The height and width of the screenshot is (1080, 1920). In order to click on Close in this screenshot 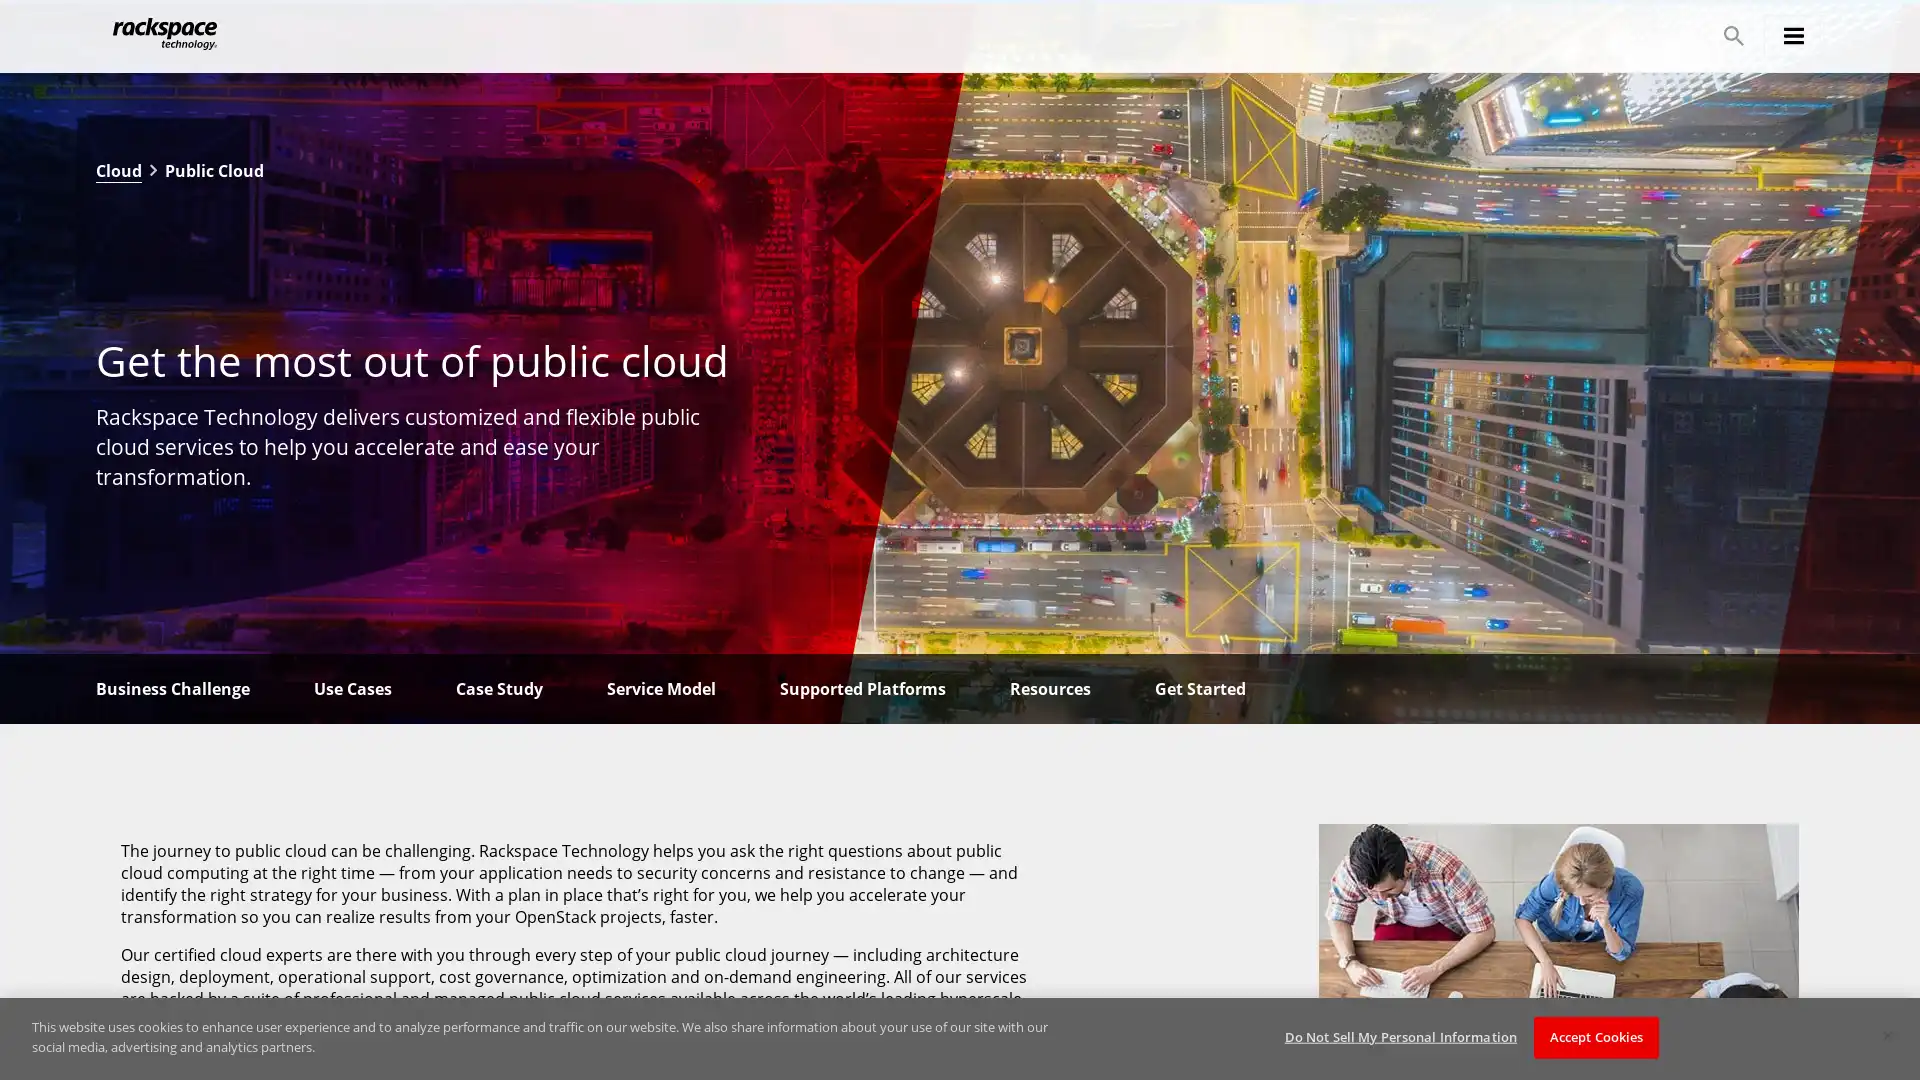, I will do `click(1886, 1035)`.